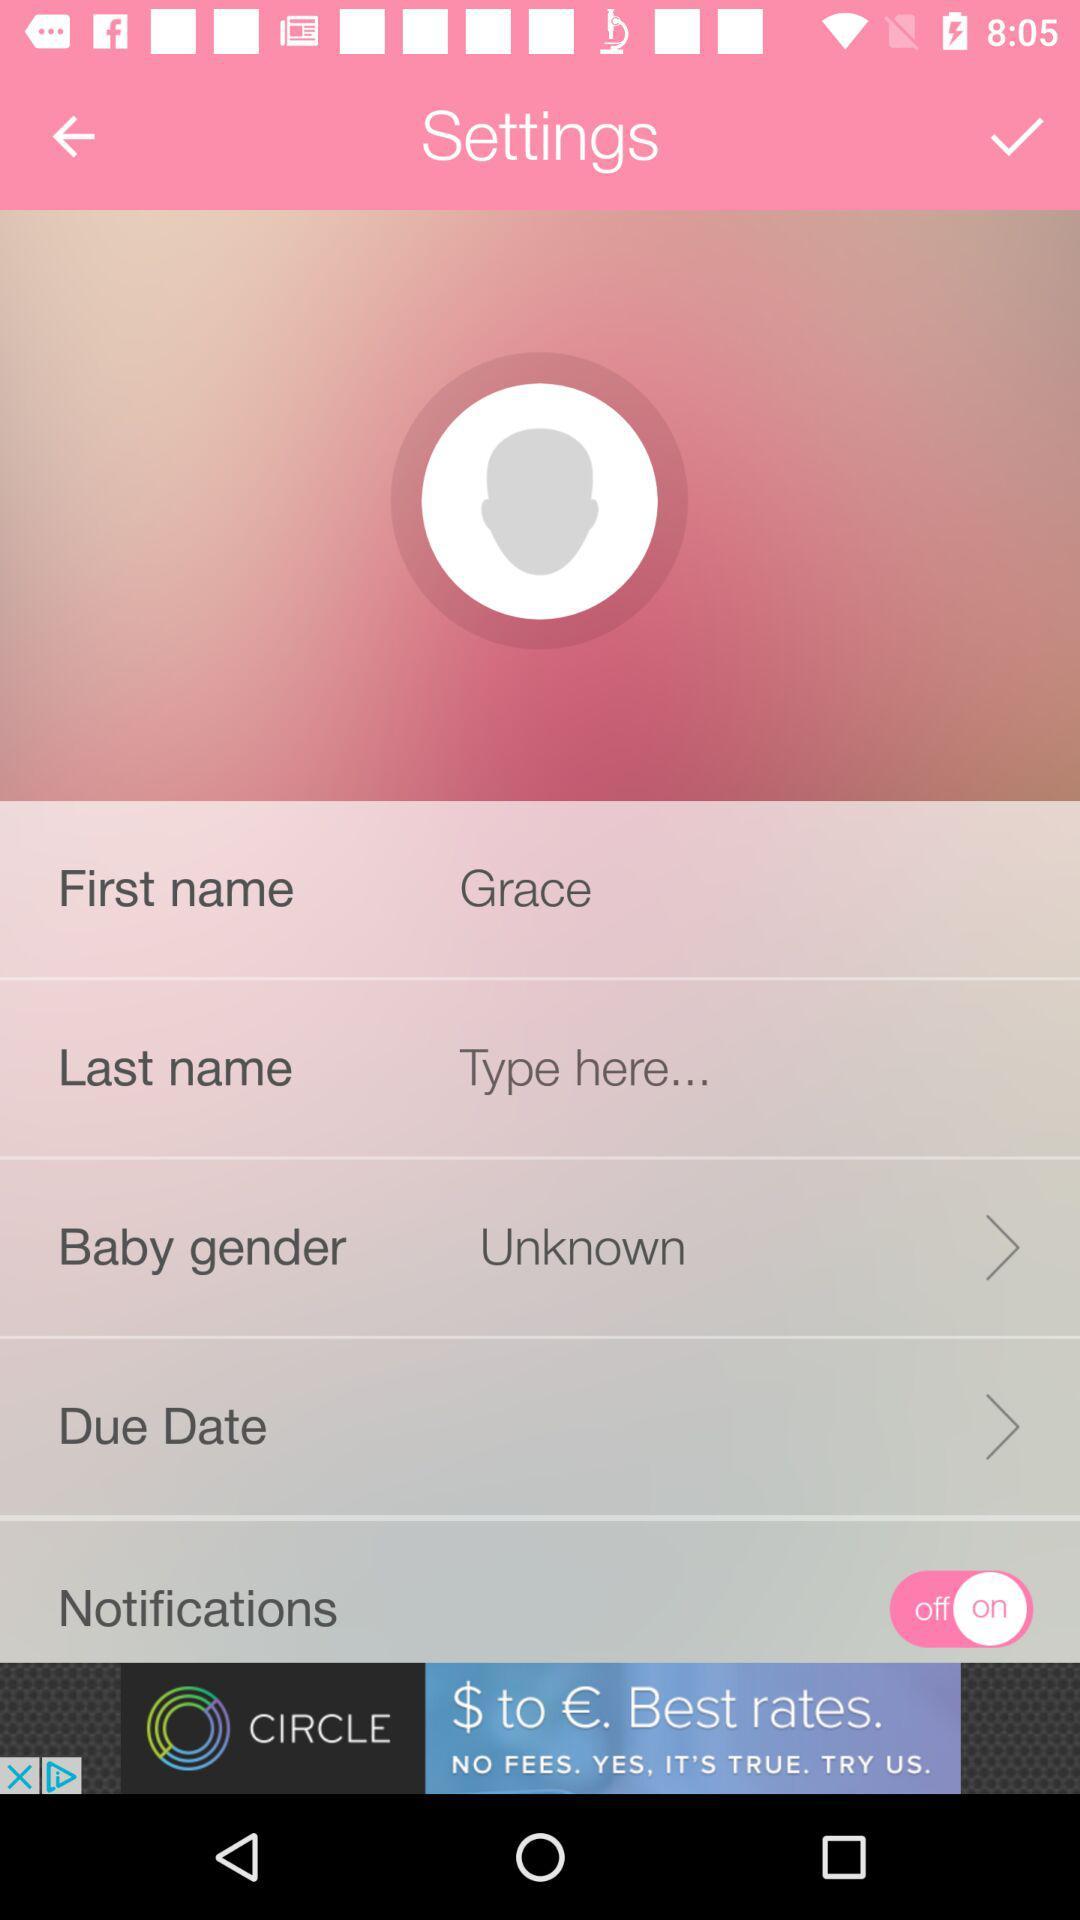 The height and width of the screenshot is (1920, 1080). What do you see at coordinates (747, 1066) in the screenshot?
I see `typing box` at bounding box center [747, 1066].